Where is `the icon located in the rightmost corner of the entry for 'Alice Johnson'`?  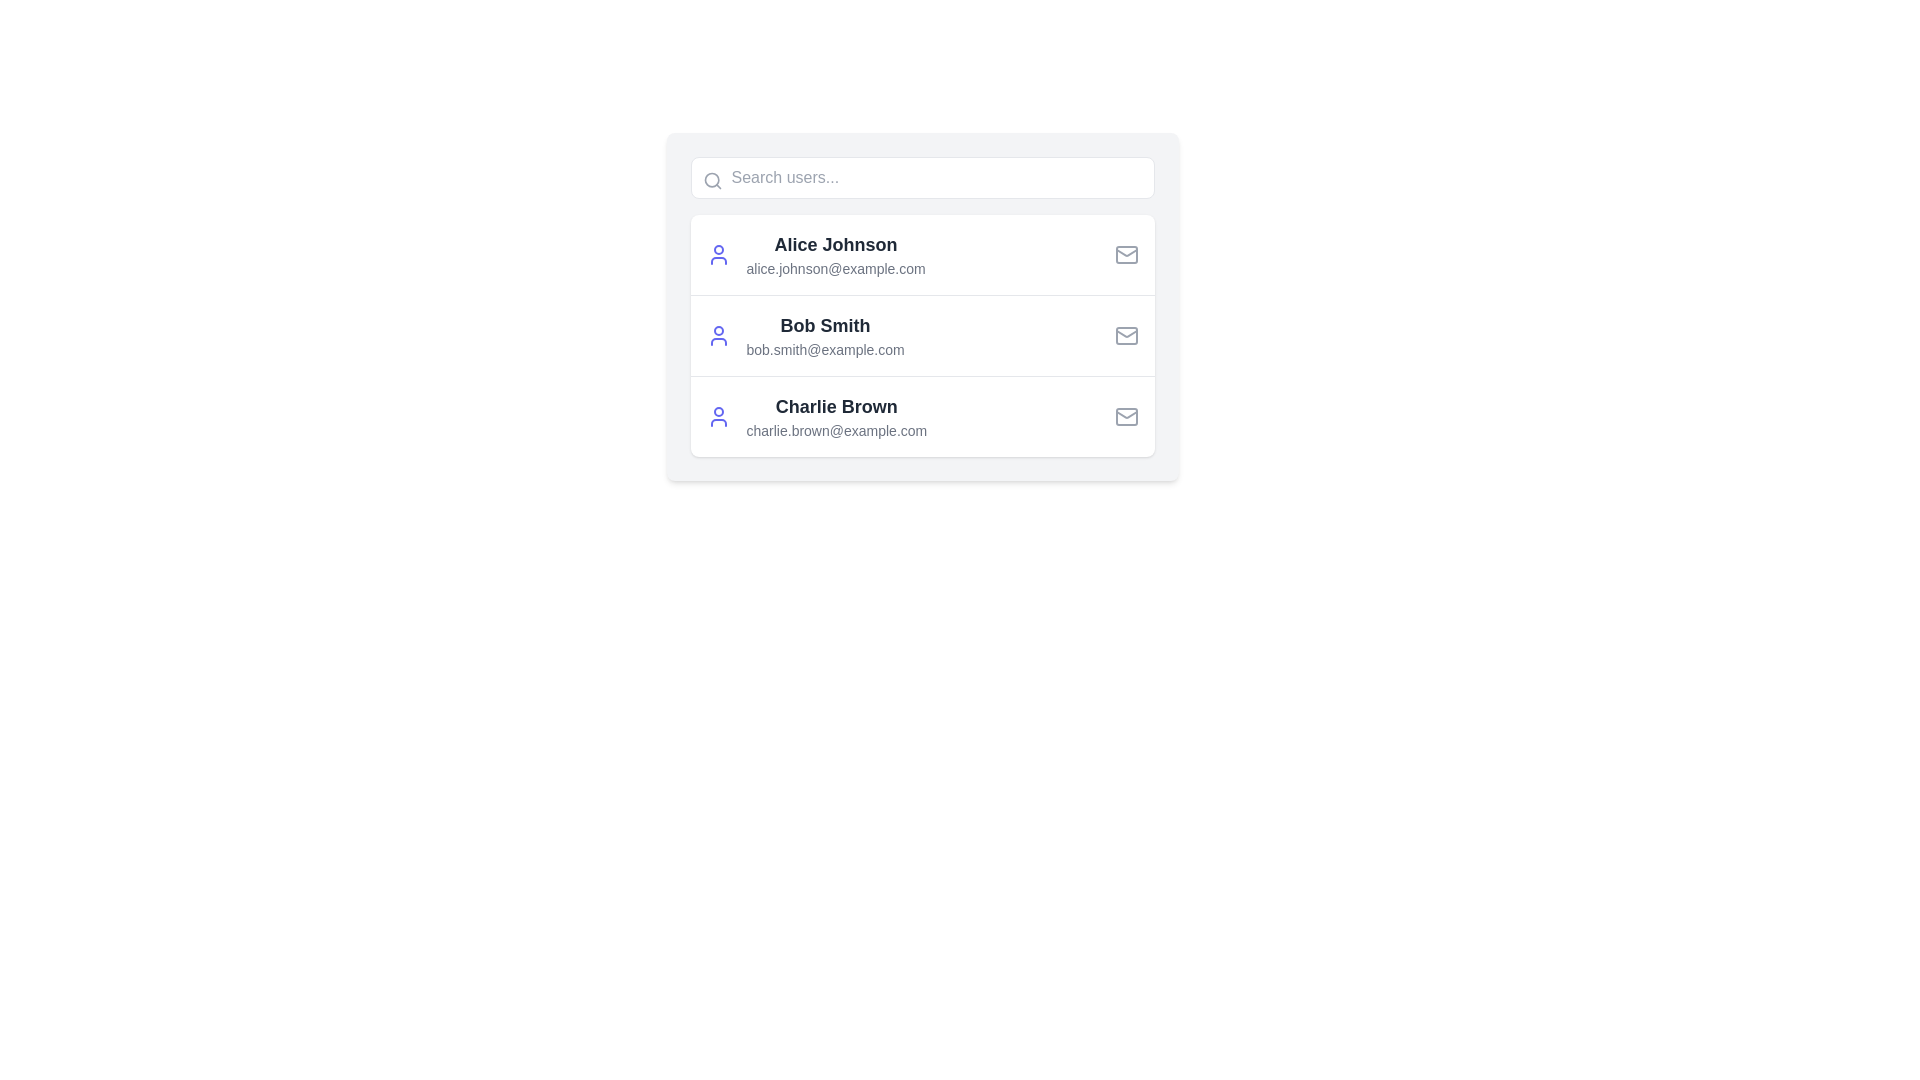
the icon located in the rightmost corner of the entry for 'Alice Johnson' is located at coordinates (1126, 253).